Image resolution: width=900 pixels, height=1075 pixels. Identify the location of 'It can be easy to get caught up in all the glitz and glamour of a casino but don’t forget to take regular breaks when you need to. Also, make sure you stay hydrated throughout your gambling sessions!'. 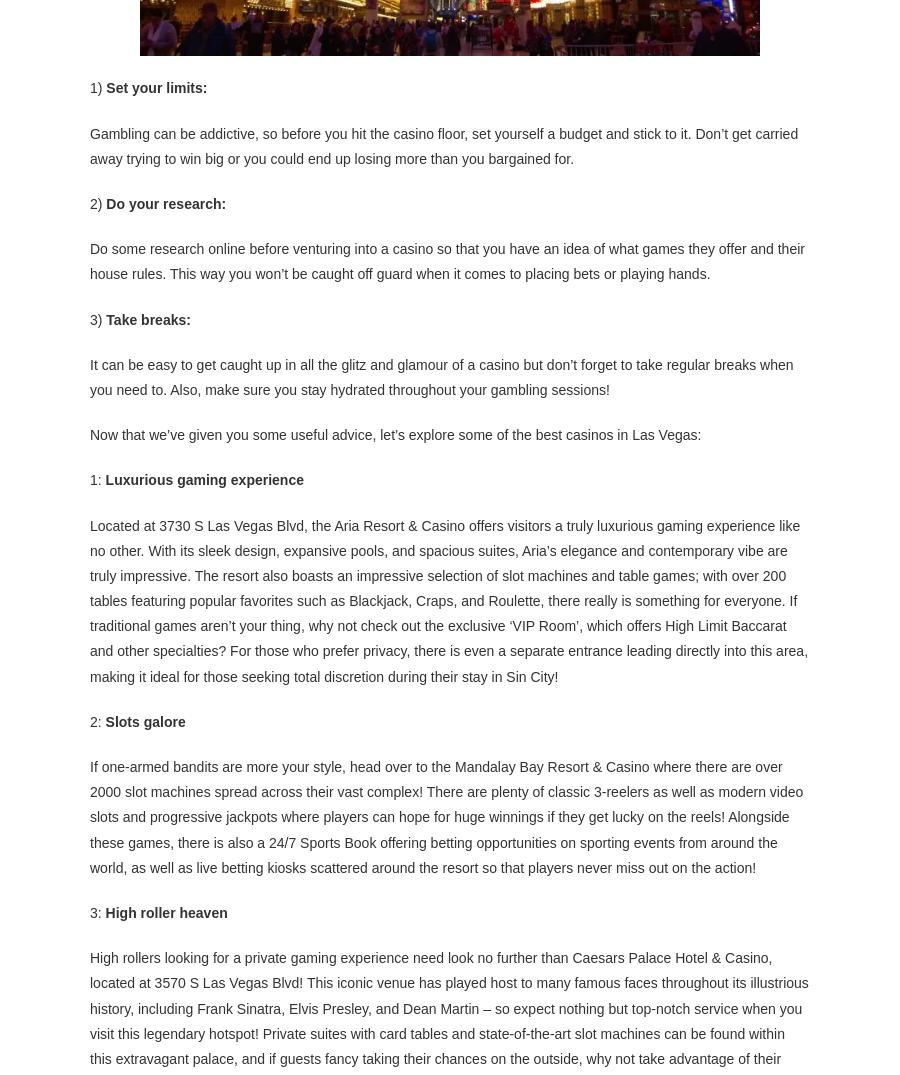
(441, 375).